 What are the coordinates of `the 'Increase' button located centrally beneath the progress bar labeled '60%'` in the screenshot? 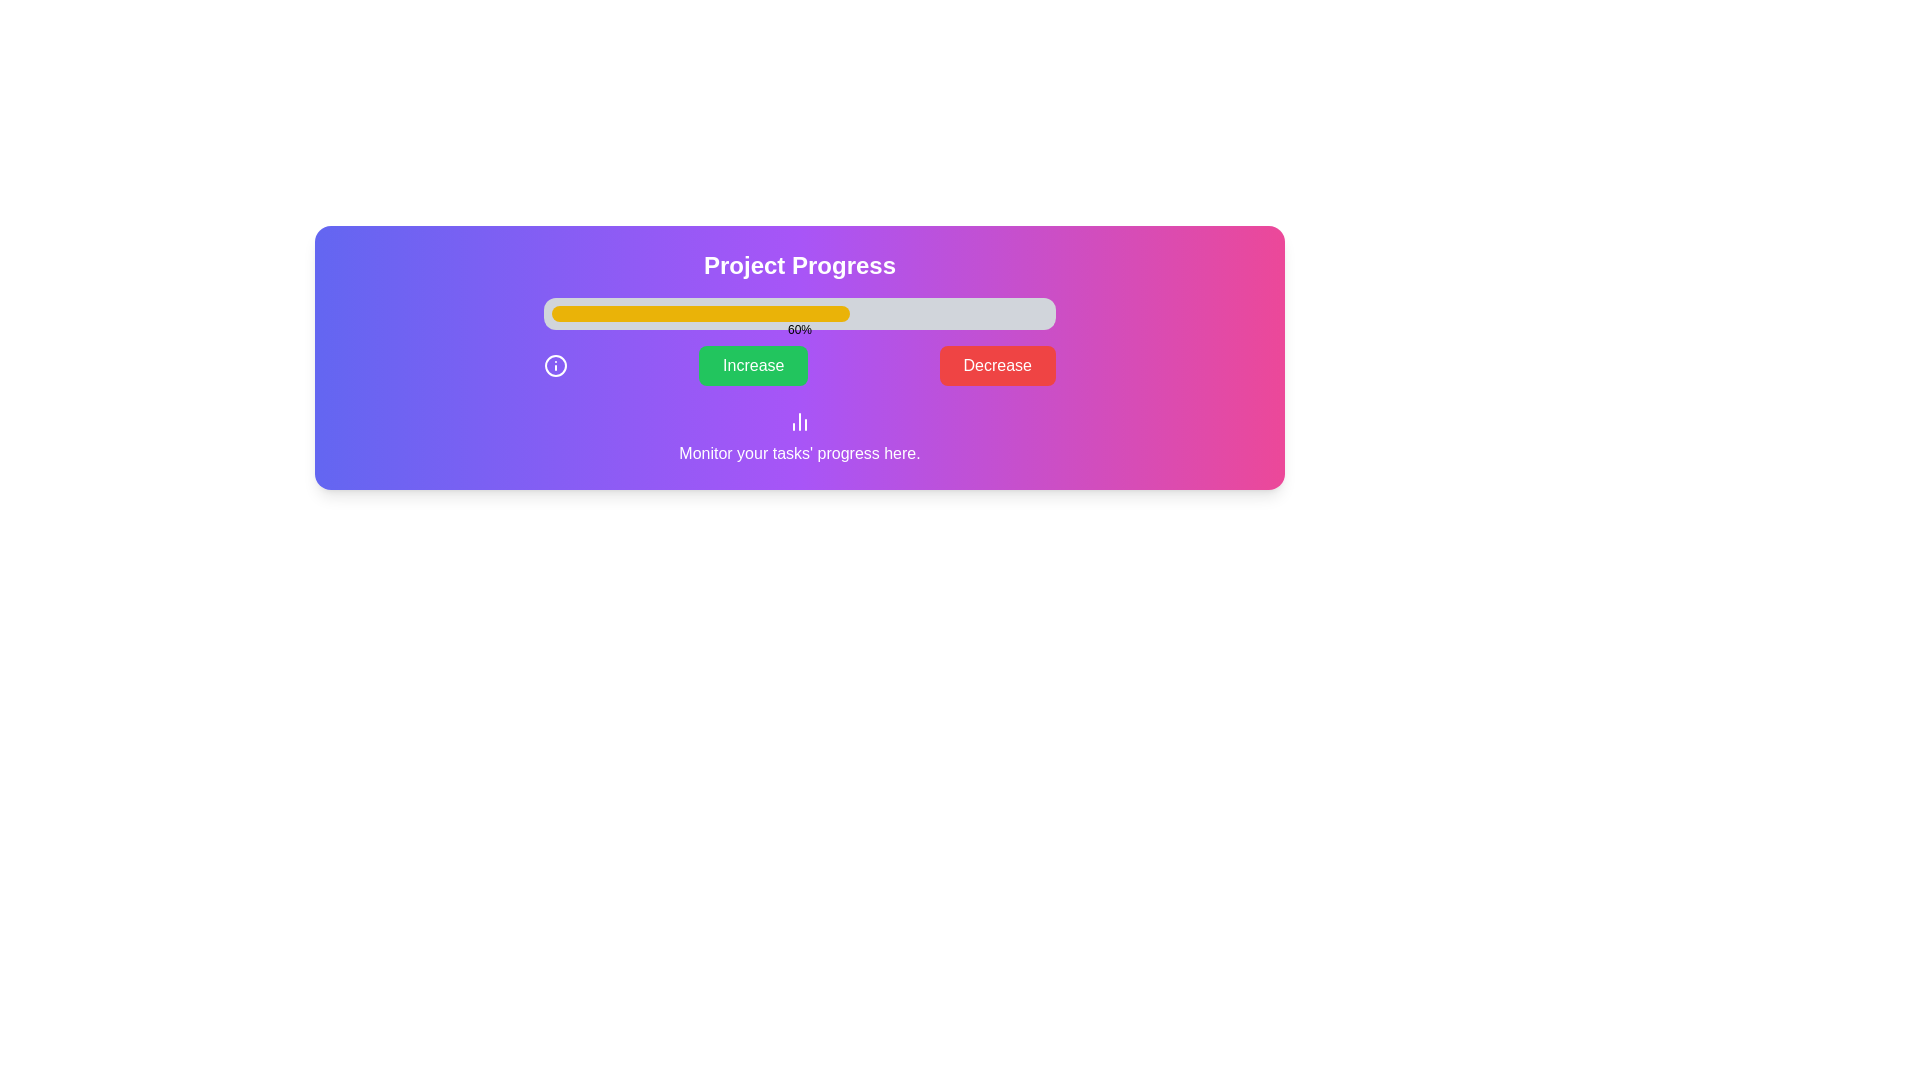 It's located at (752, 366).